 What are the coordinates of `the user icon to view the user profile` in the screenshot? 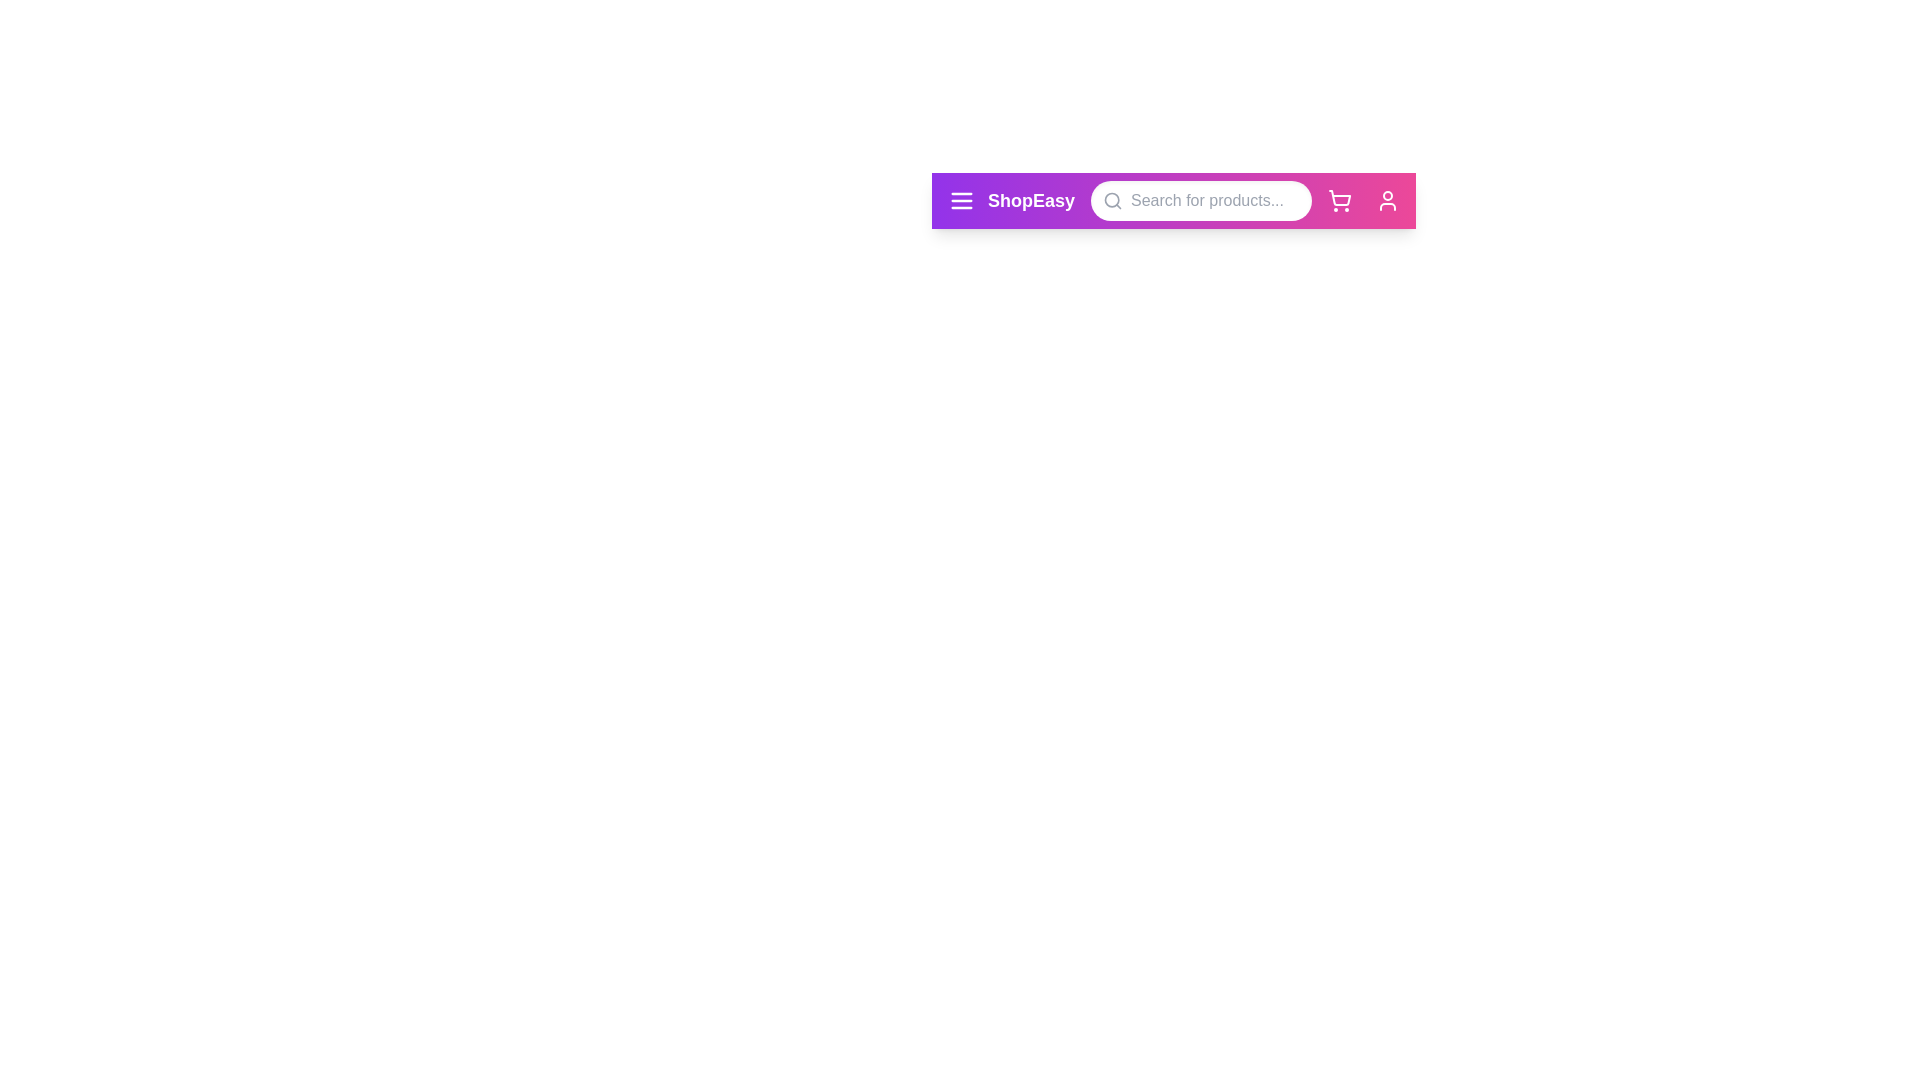 It's located at (1386, 200).